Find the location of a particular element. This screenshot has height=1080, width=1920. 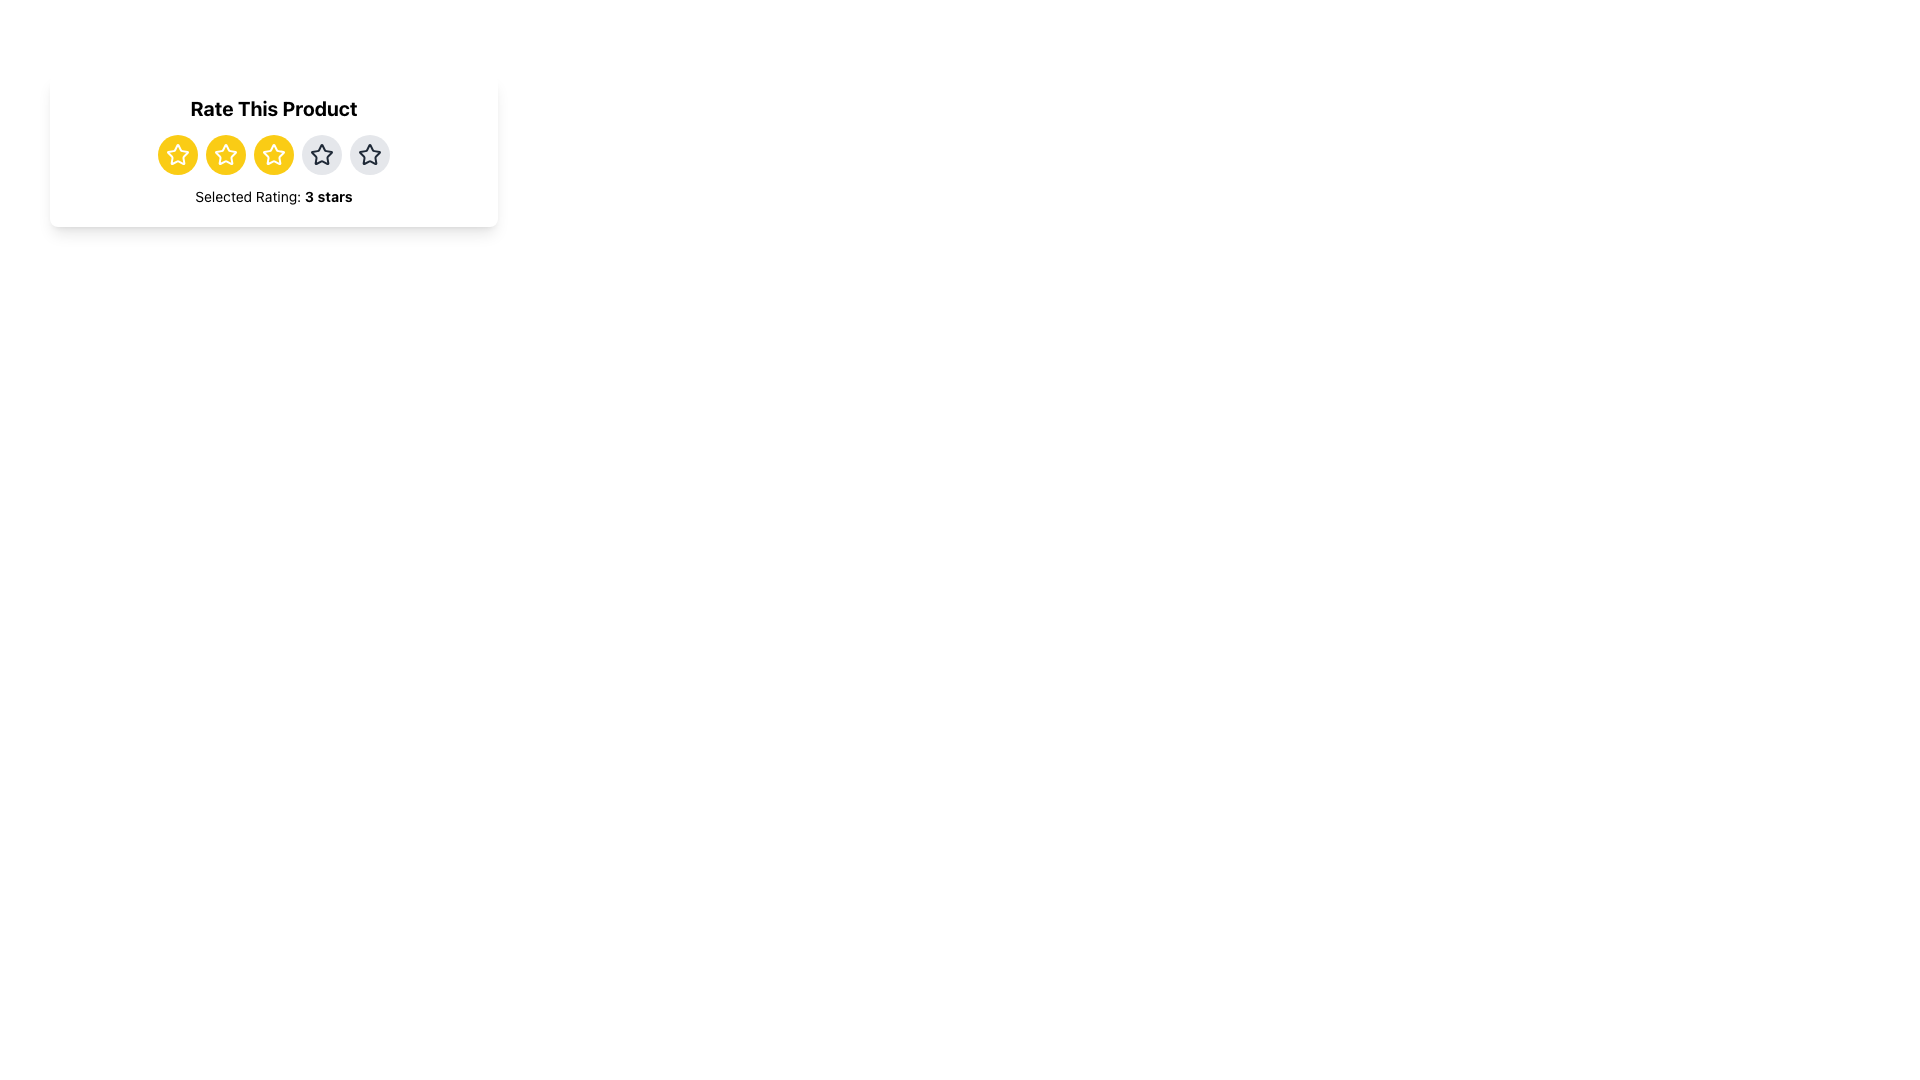

the Text Label that serves as a heading for rating an item or service, positioned at the top of a rectangular card-like section is located at coordinates (272, 108).